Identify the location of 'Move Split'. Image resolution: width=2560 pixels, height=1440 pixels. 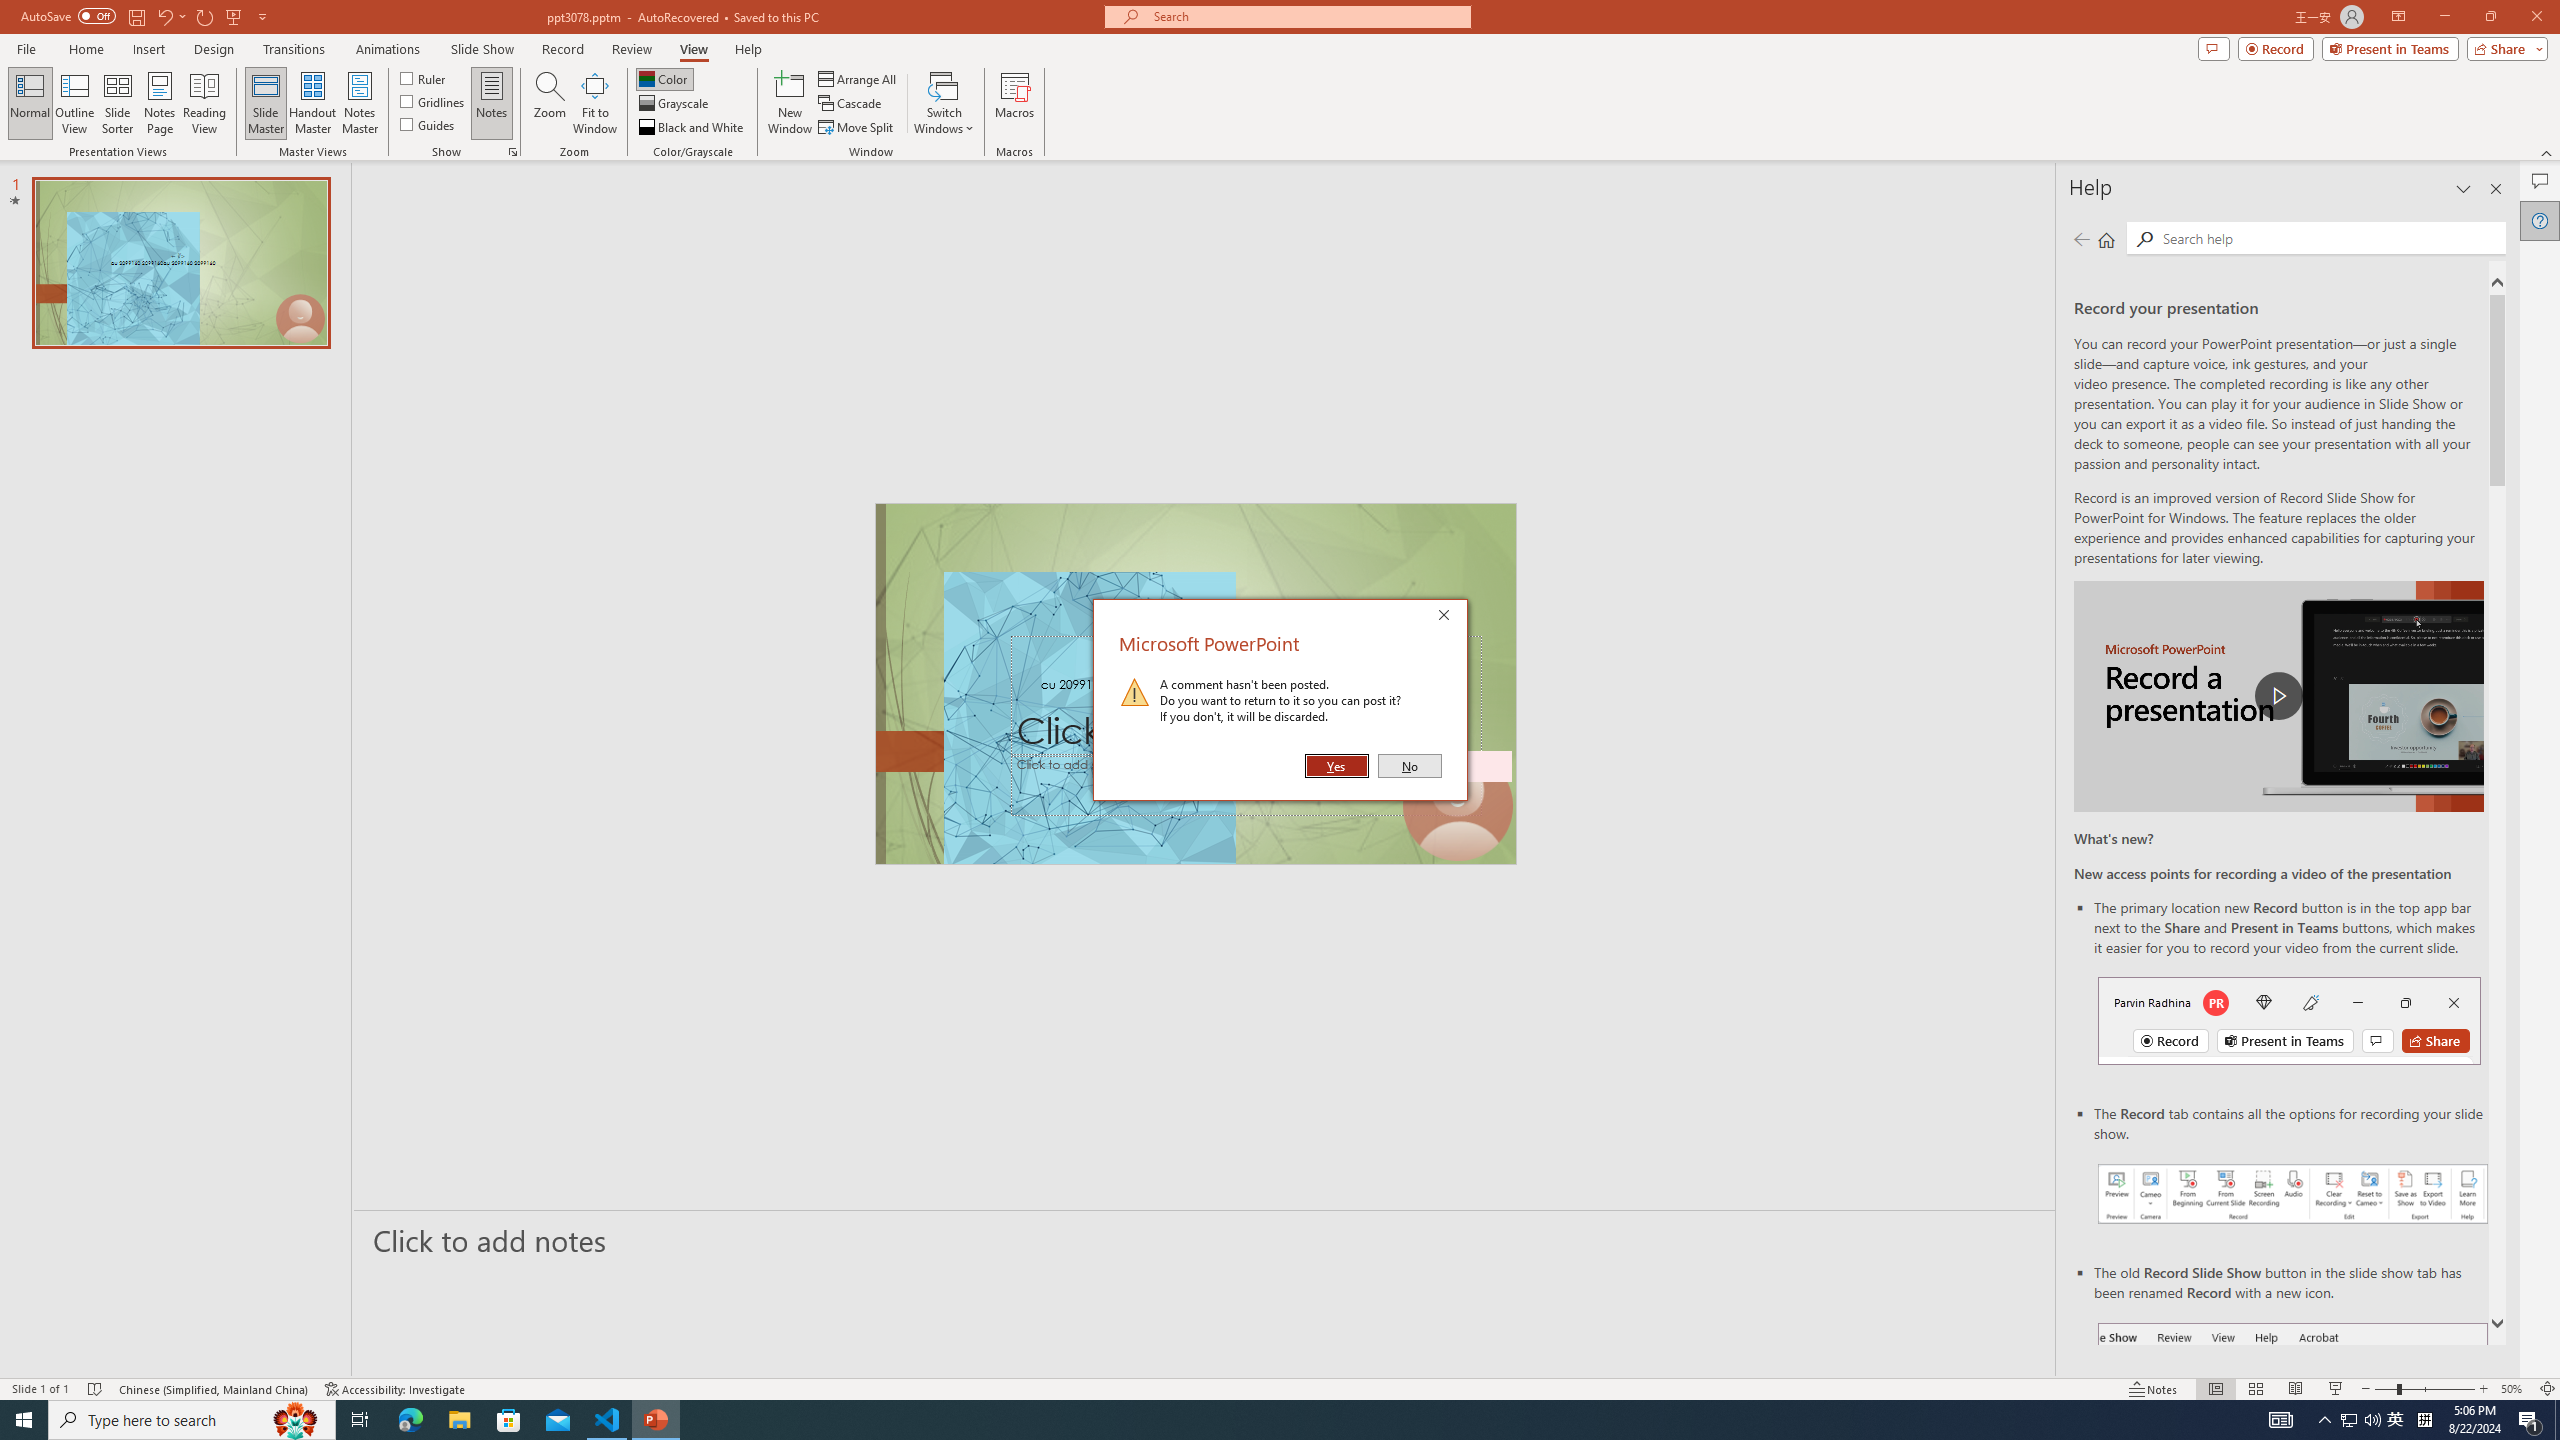
(856, 127).